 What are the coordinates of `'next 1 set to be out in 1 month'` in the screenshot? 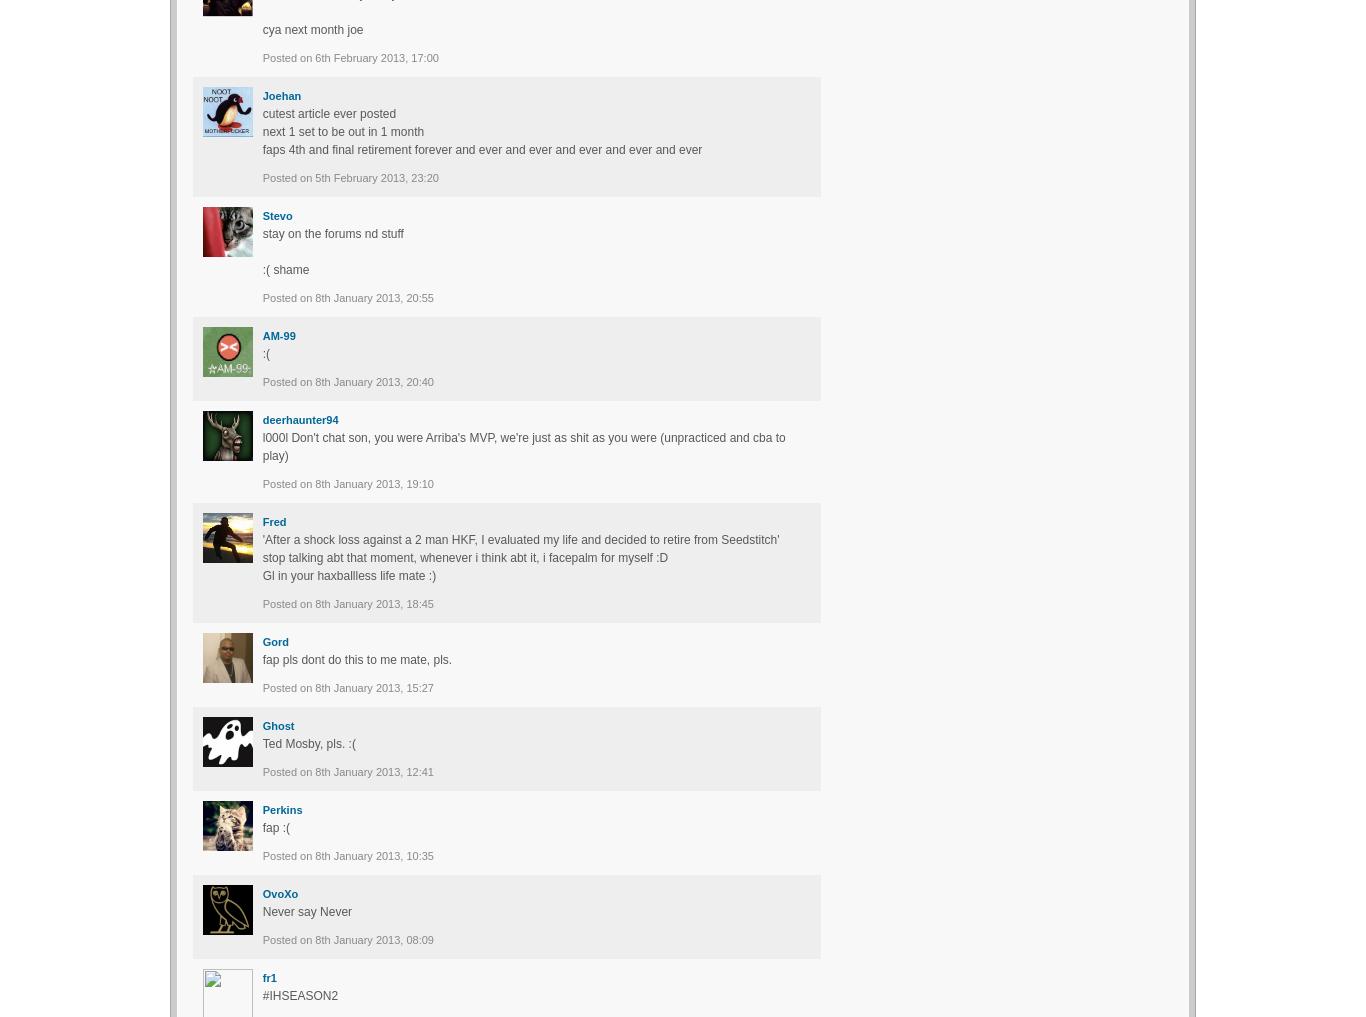 It's located at (261, 131).